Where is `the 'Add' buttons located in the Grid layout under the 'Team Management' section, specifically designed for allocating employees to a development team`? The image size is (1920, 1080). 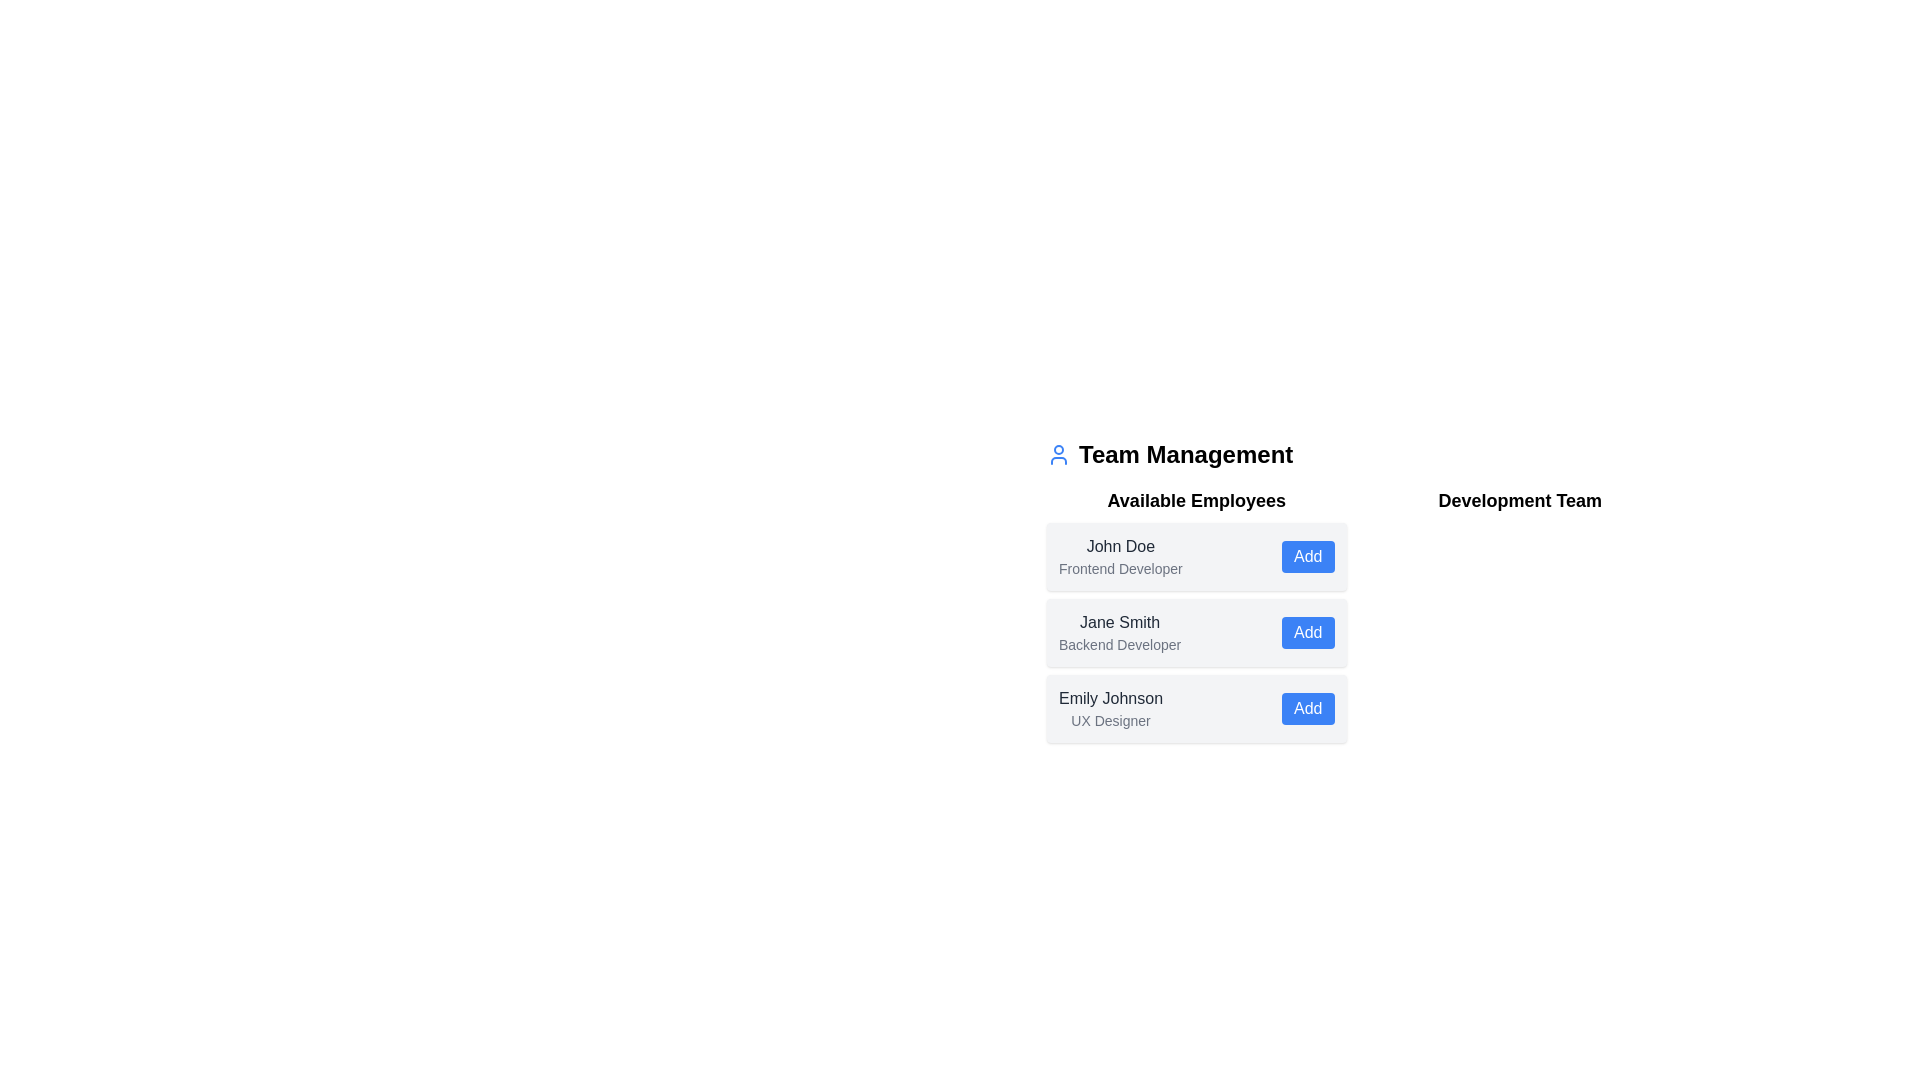
the 'Add' buttons located in the Grid layout under the 'Team Management' section, specifically designed for allocating employees to a development team is located at coordinates (1358, 613).